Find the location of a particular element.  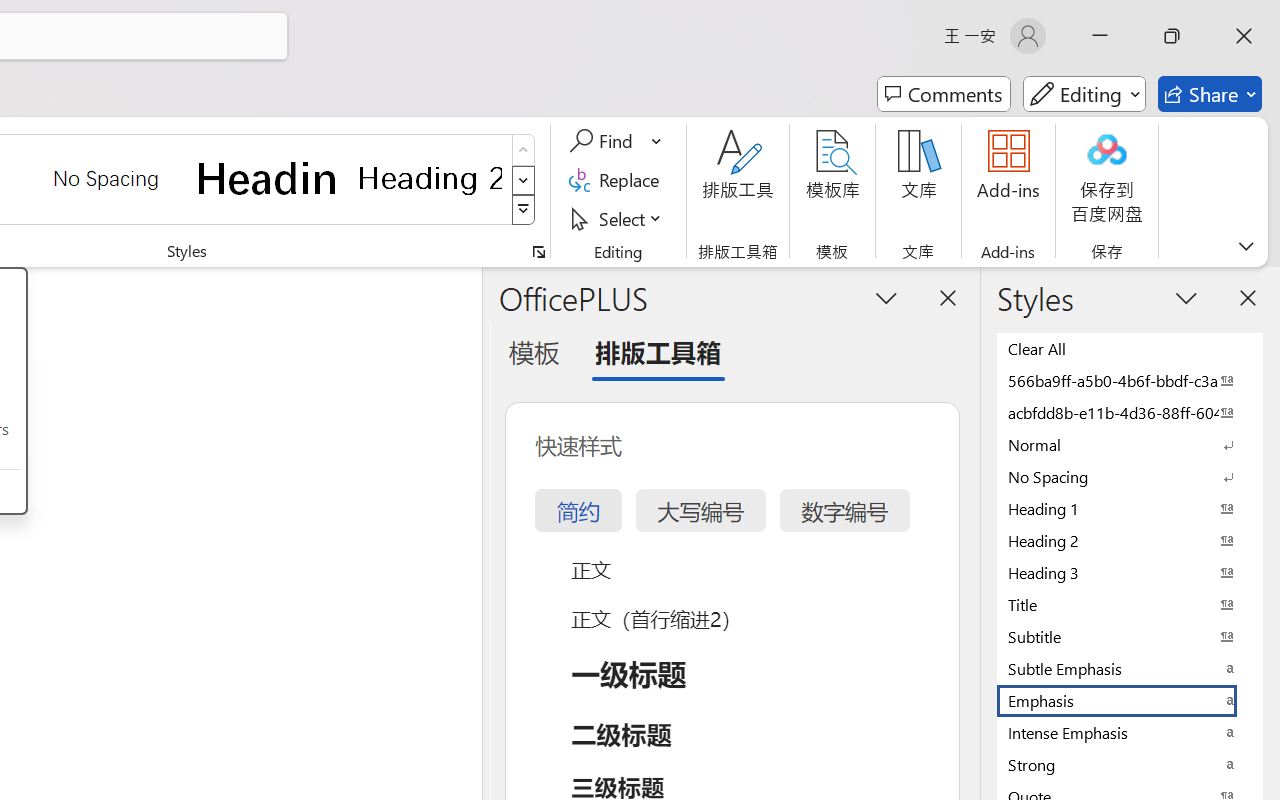

'Close' is located at coordinates (1243, 35).